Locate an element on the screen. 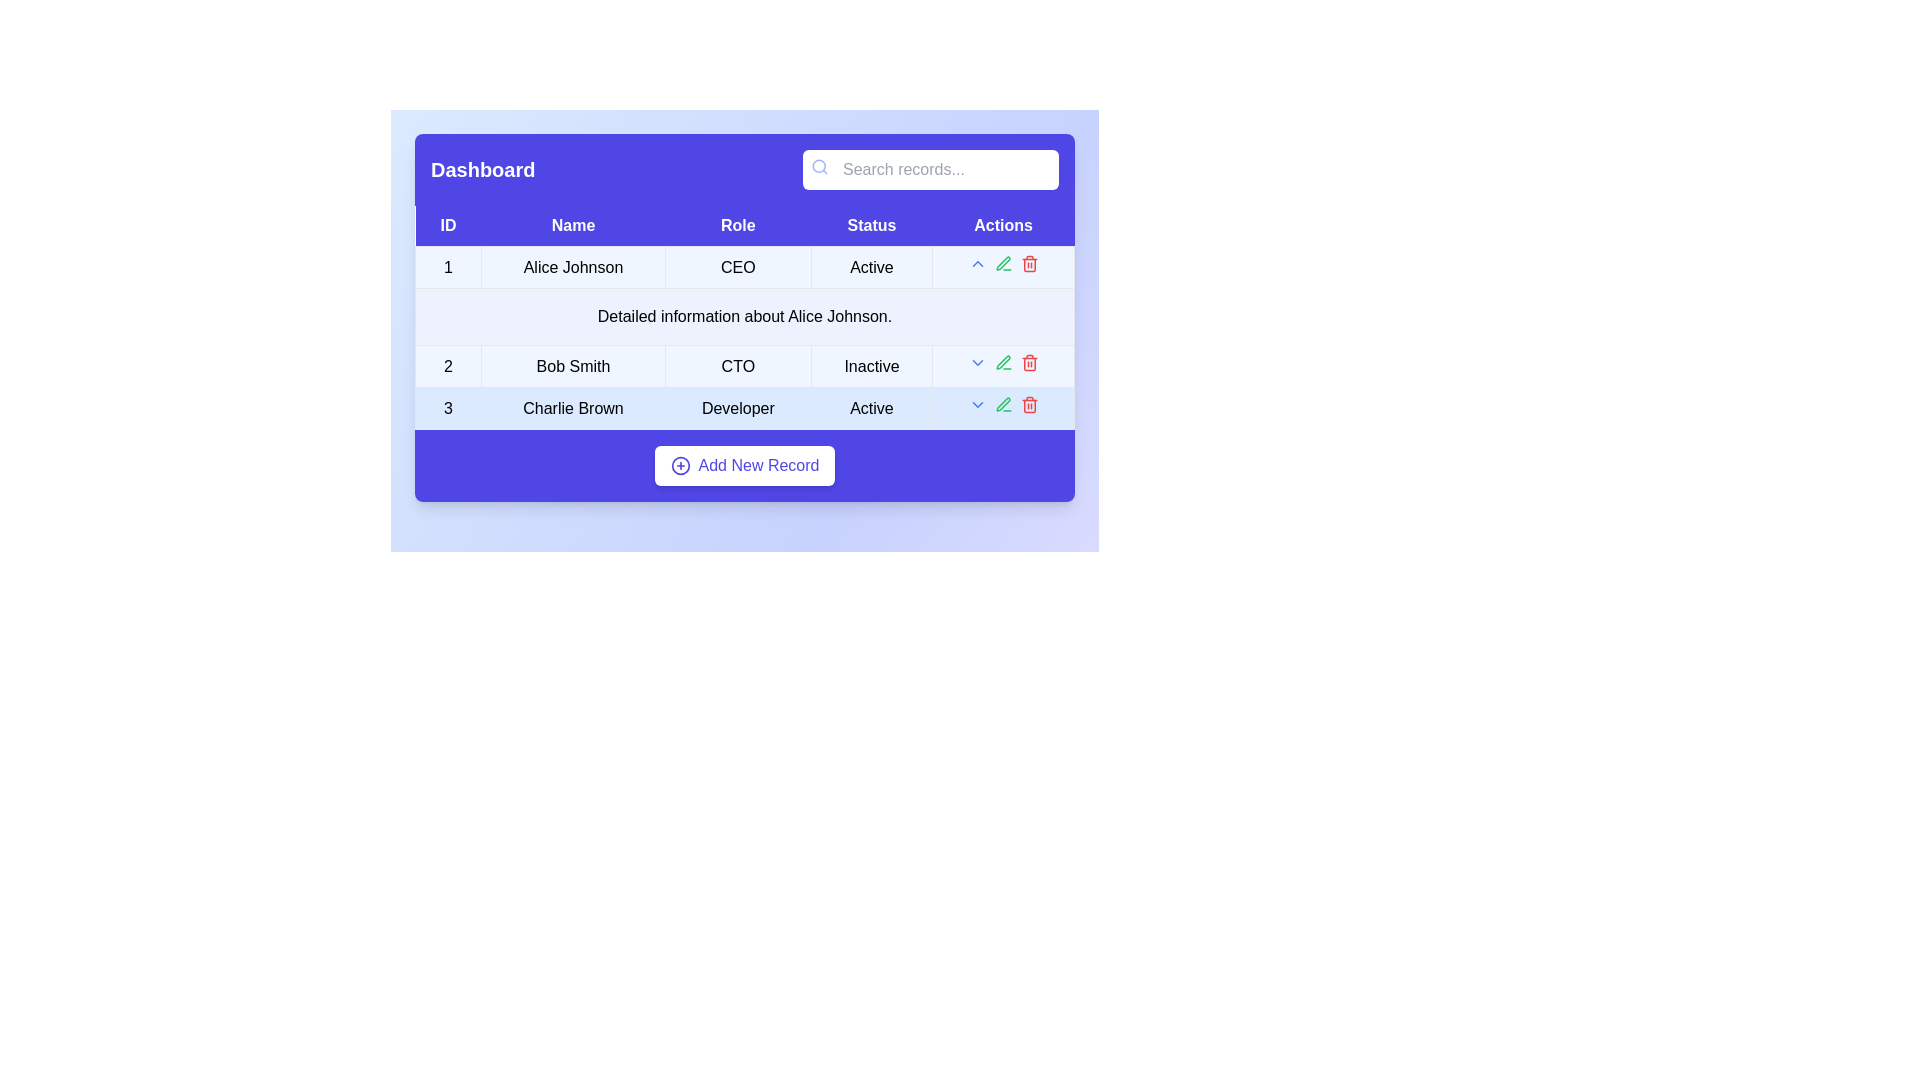 The height and width of the screenshot is (1080, 1920). the green pencil icon button in the 'Actions' column of the 'Alice Johnson' row, which is the second icon from the left is located at coordinates (1003, 266).